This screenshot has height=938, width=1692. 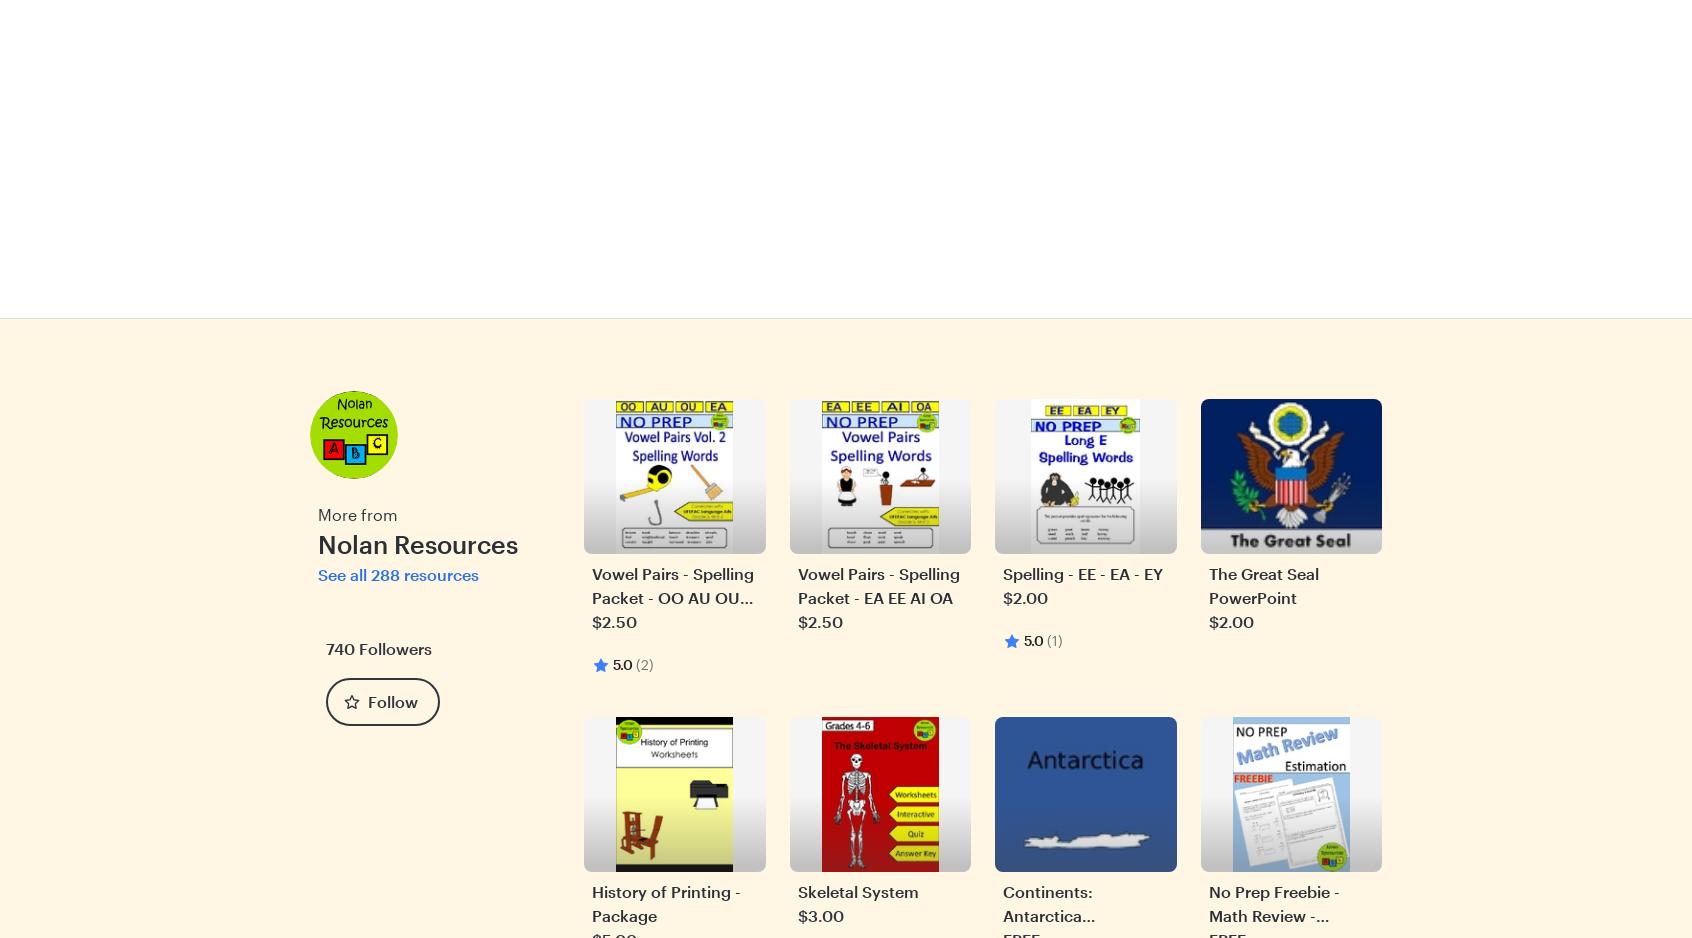 What do you see at coordinates (339, 647) in the screenshot?
I see `'740'` at bounding box center [339, 647].